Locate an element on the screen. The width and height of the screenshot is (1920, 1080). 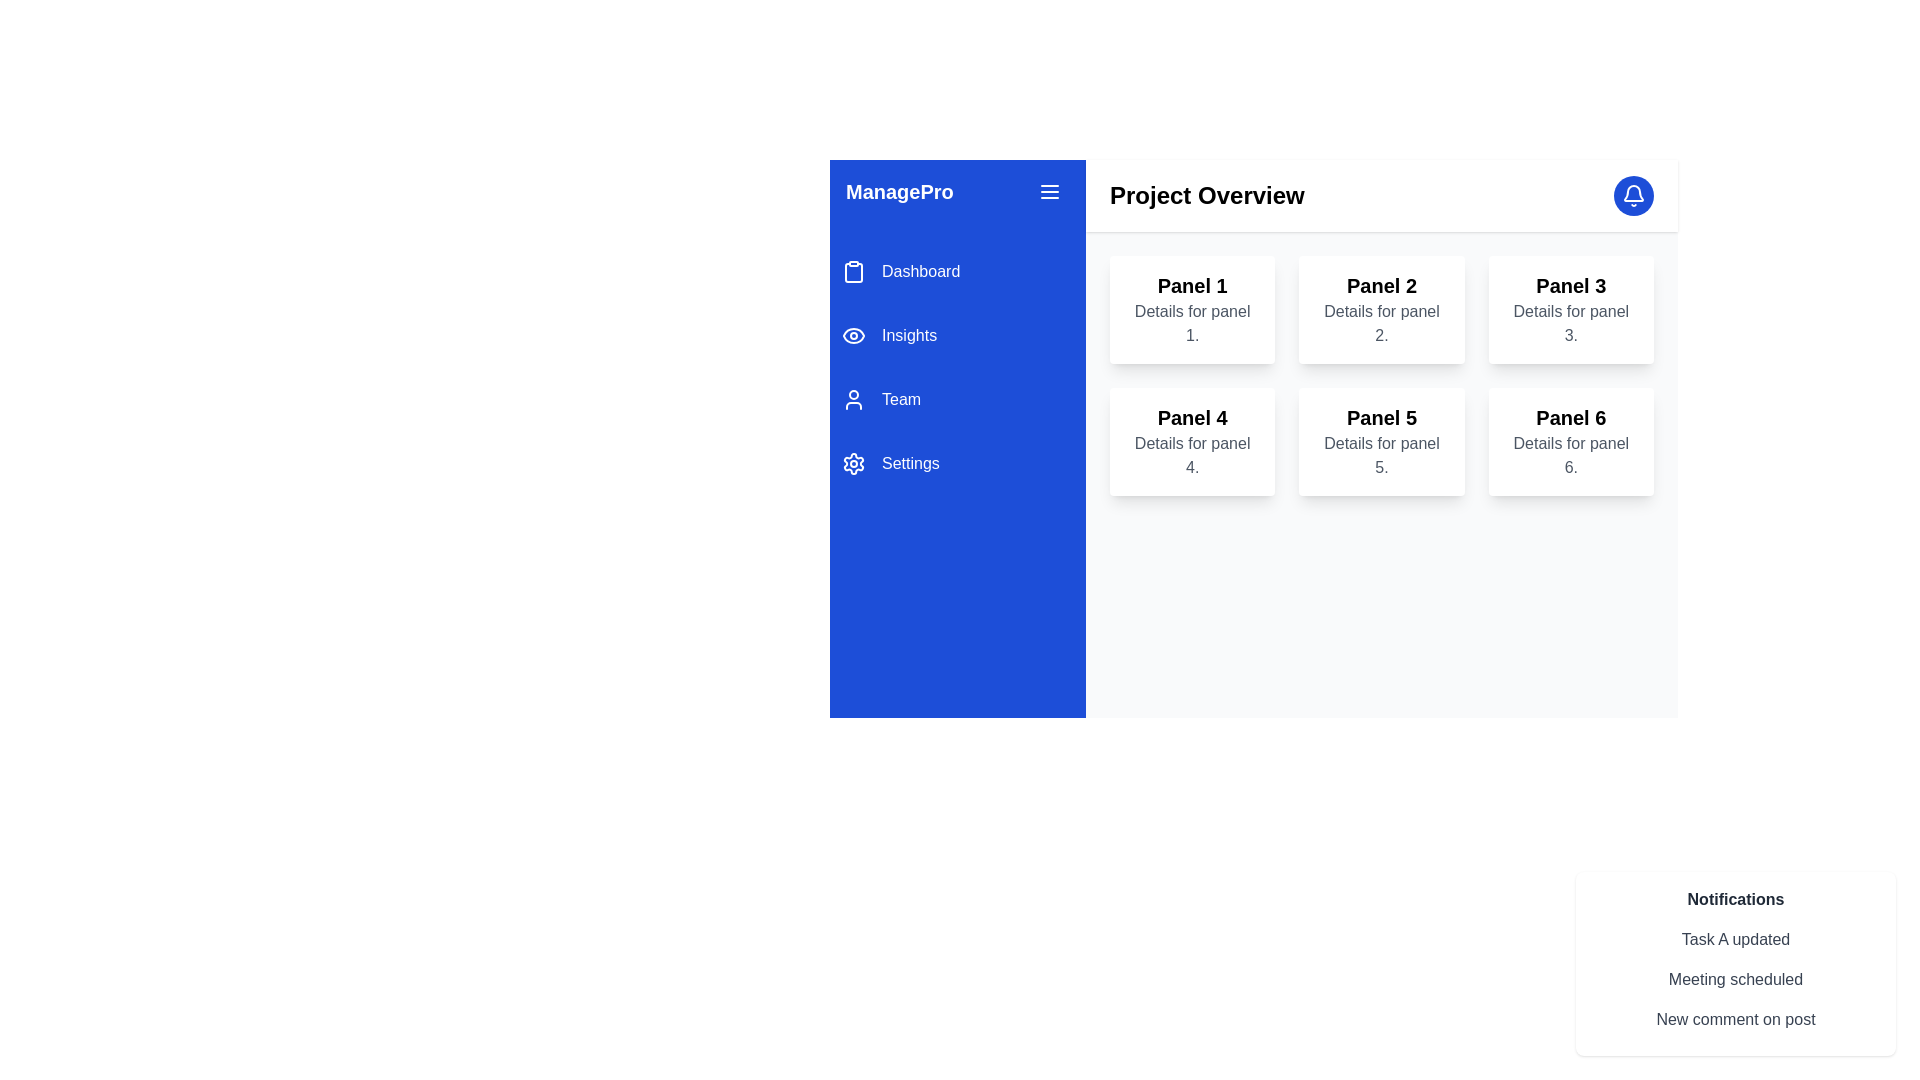
the static text or label that identifies the brand or application title, located at the top of the left sidebar panel, to the left of the menu button with three horizontal lines is located at coordinates (898, 192).